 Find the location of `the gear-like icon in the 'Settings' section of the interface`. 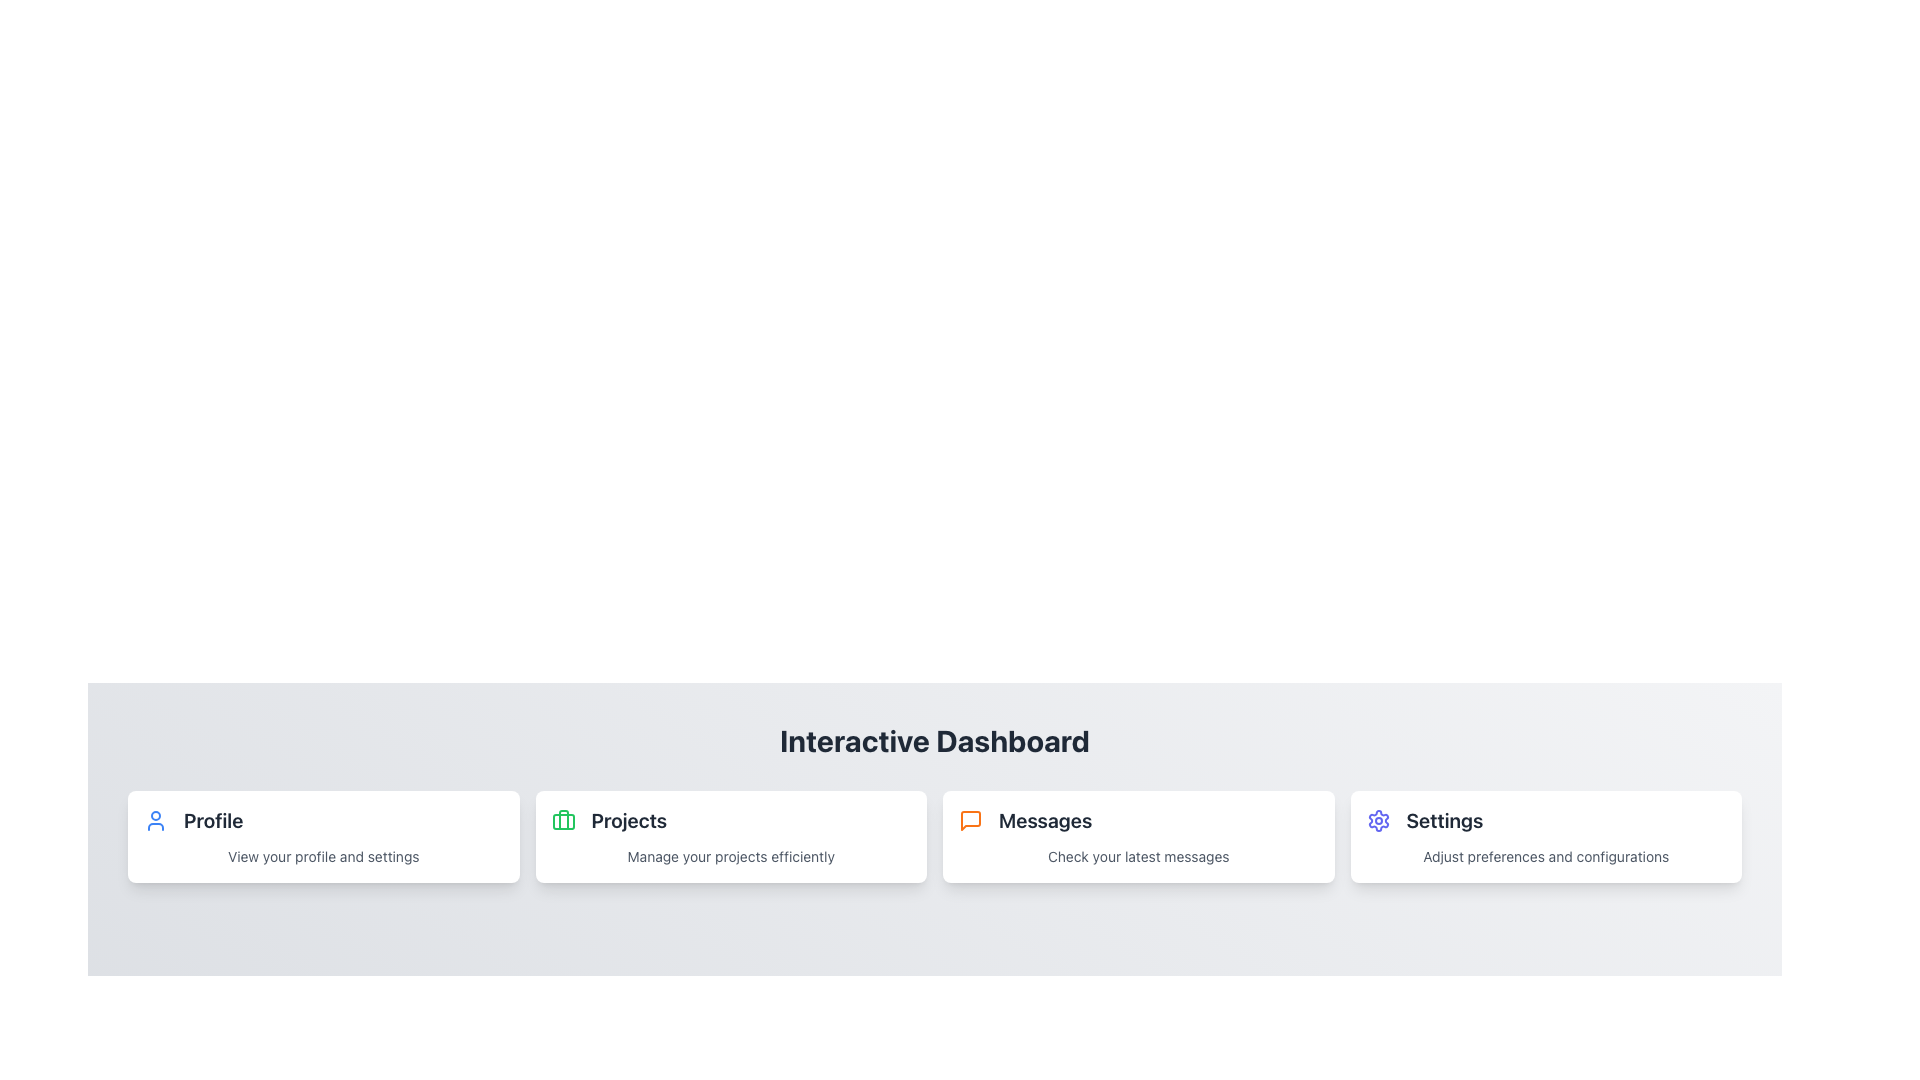

the gear-like icon in the 'Settings' section of the interface is located at coordinates (1377, 821).